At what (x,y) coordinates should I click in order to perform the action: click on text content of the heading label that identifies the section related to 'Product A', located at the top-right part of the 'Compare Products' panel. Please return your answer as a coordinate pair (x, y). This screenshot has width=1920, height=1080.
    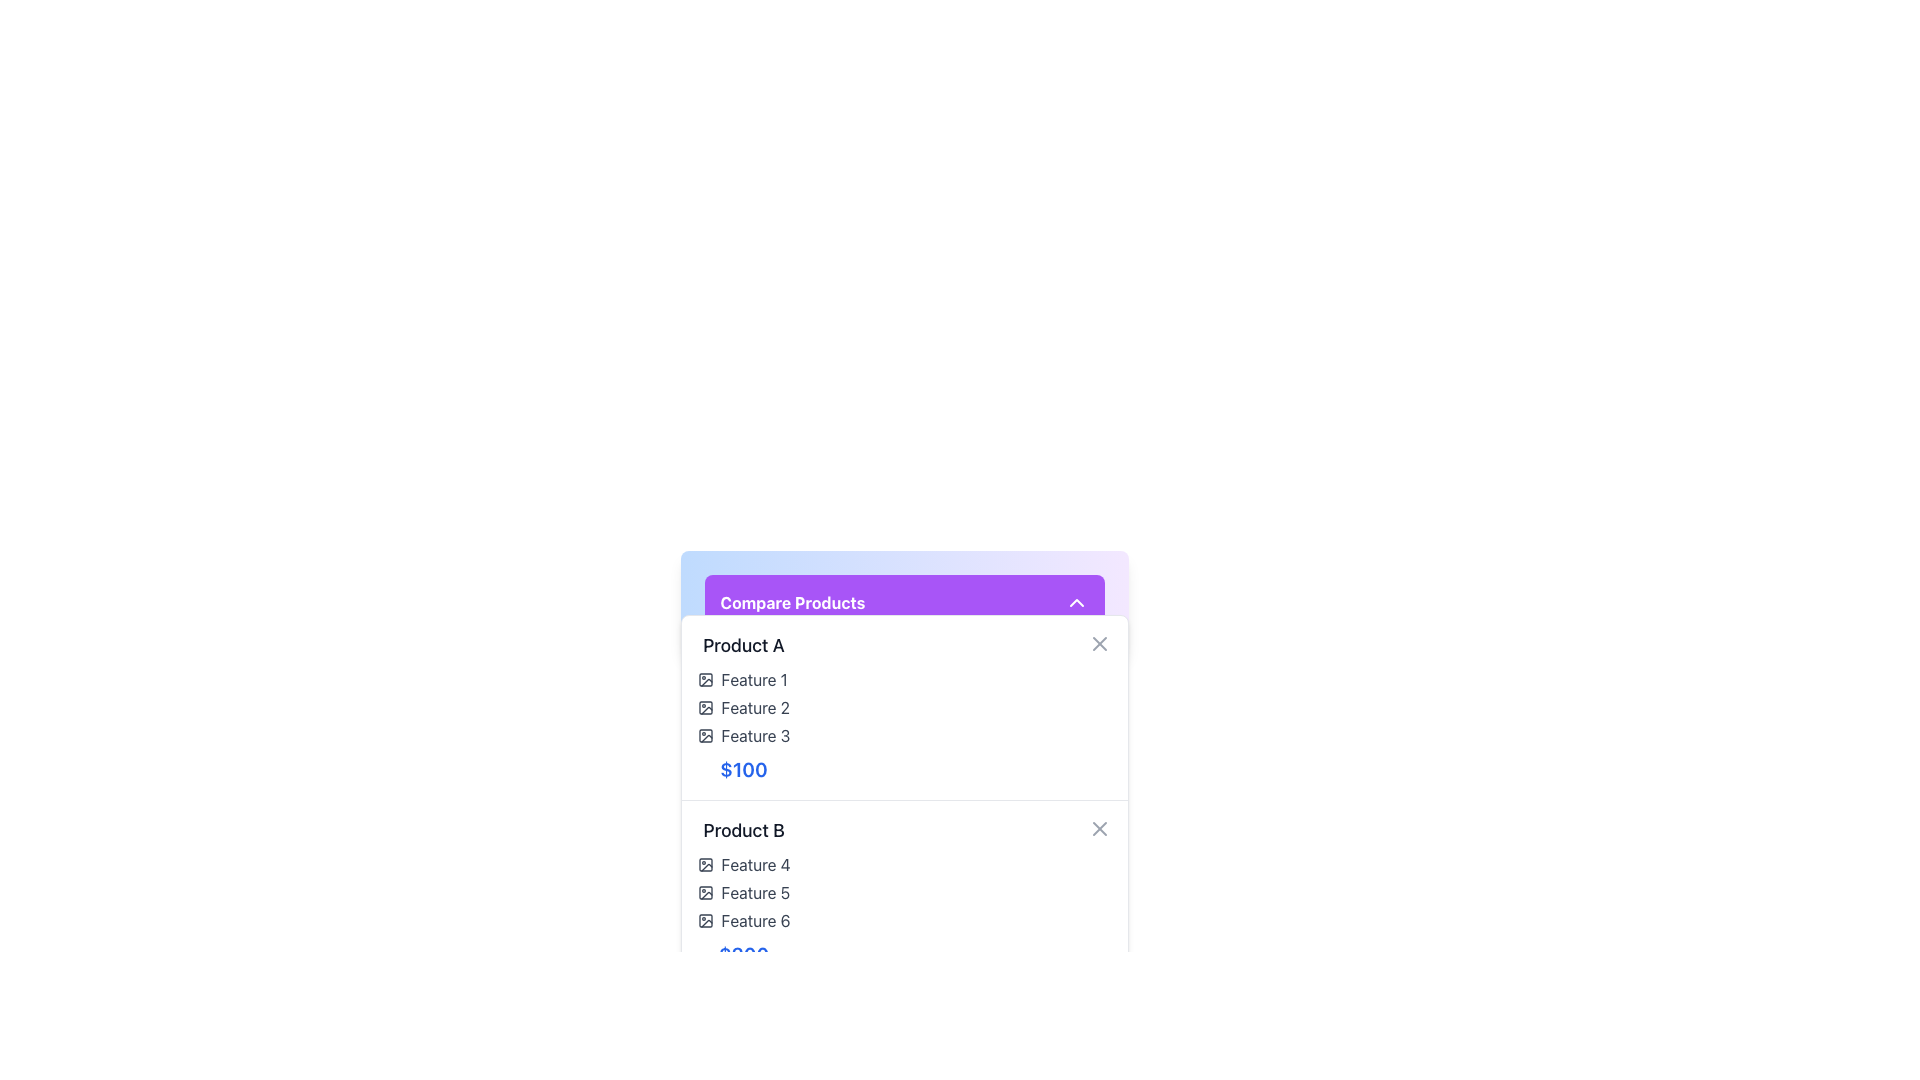
    Looking at the image, I should click on (743, 645).